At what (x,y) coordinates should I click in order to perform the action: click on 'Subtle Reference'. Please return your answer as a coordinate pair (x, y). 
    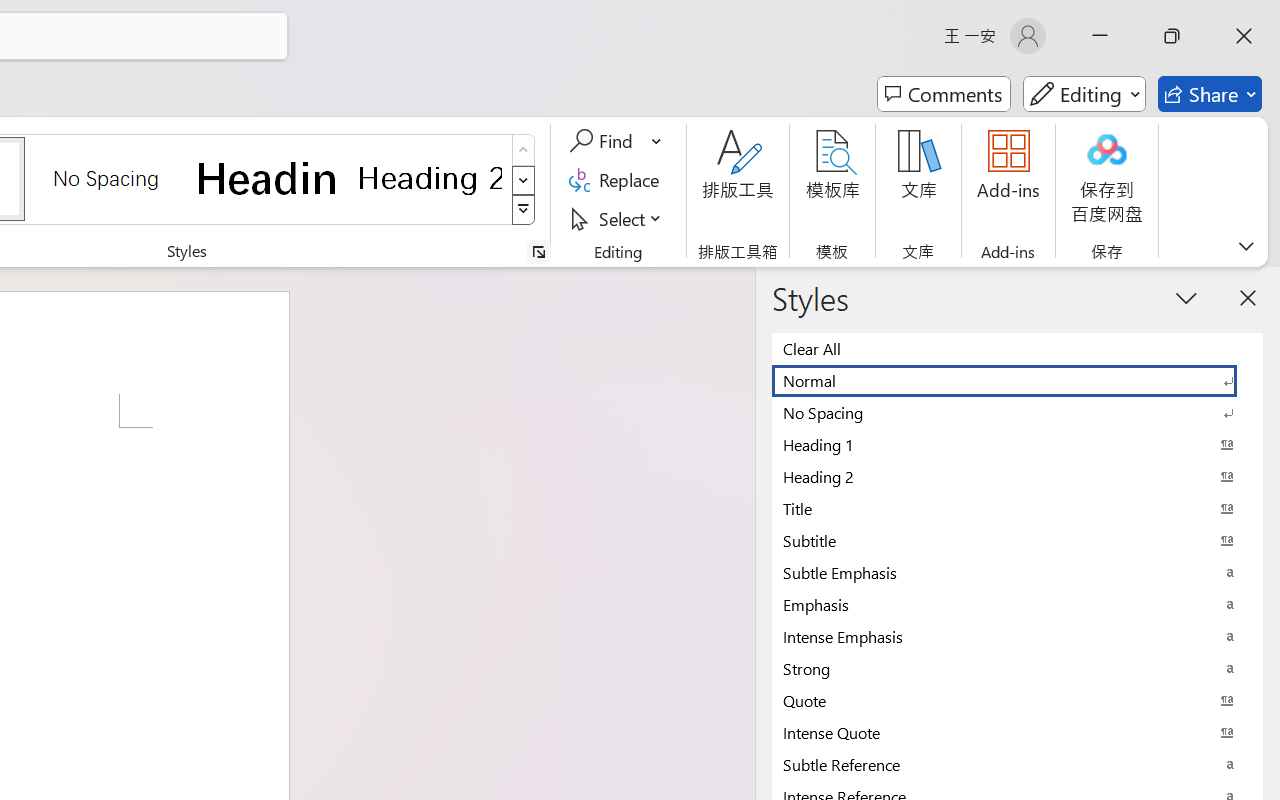
    Looking at the image, I should click on (1017, 764).